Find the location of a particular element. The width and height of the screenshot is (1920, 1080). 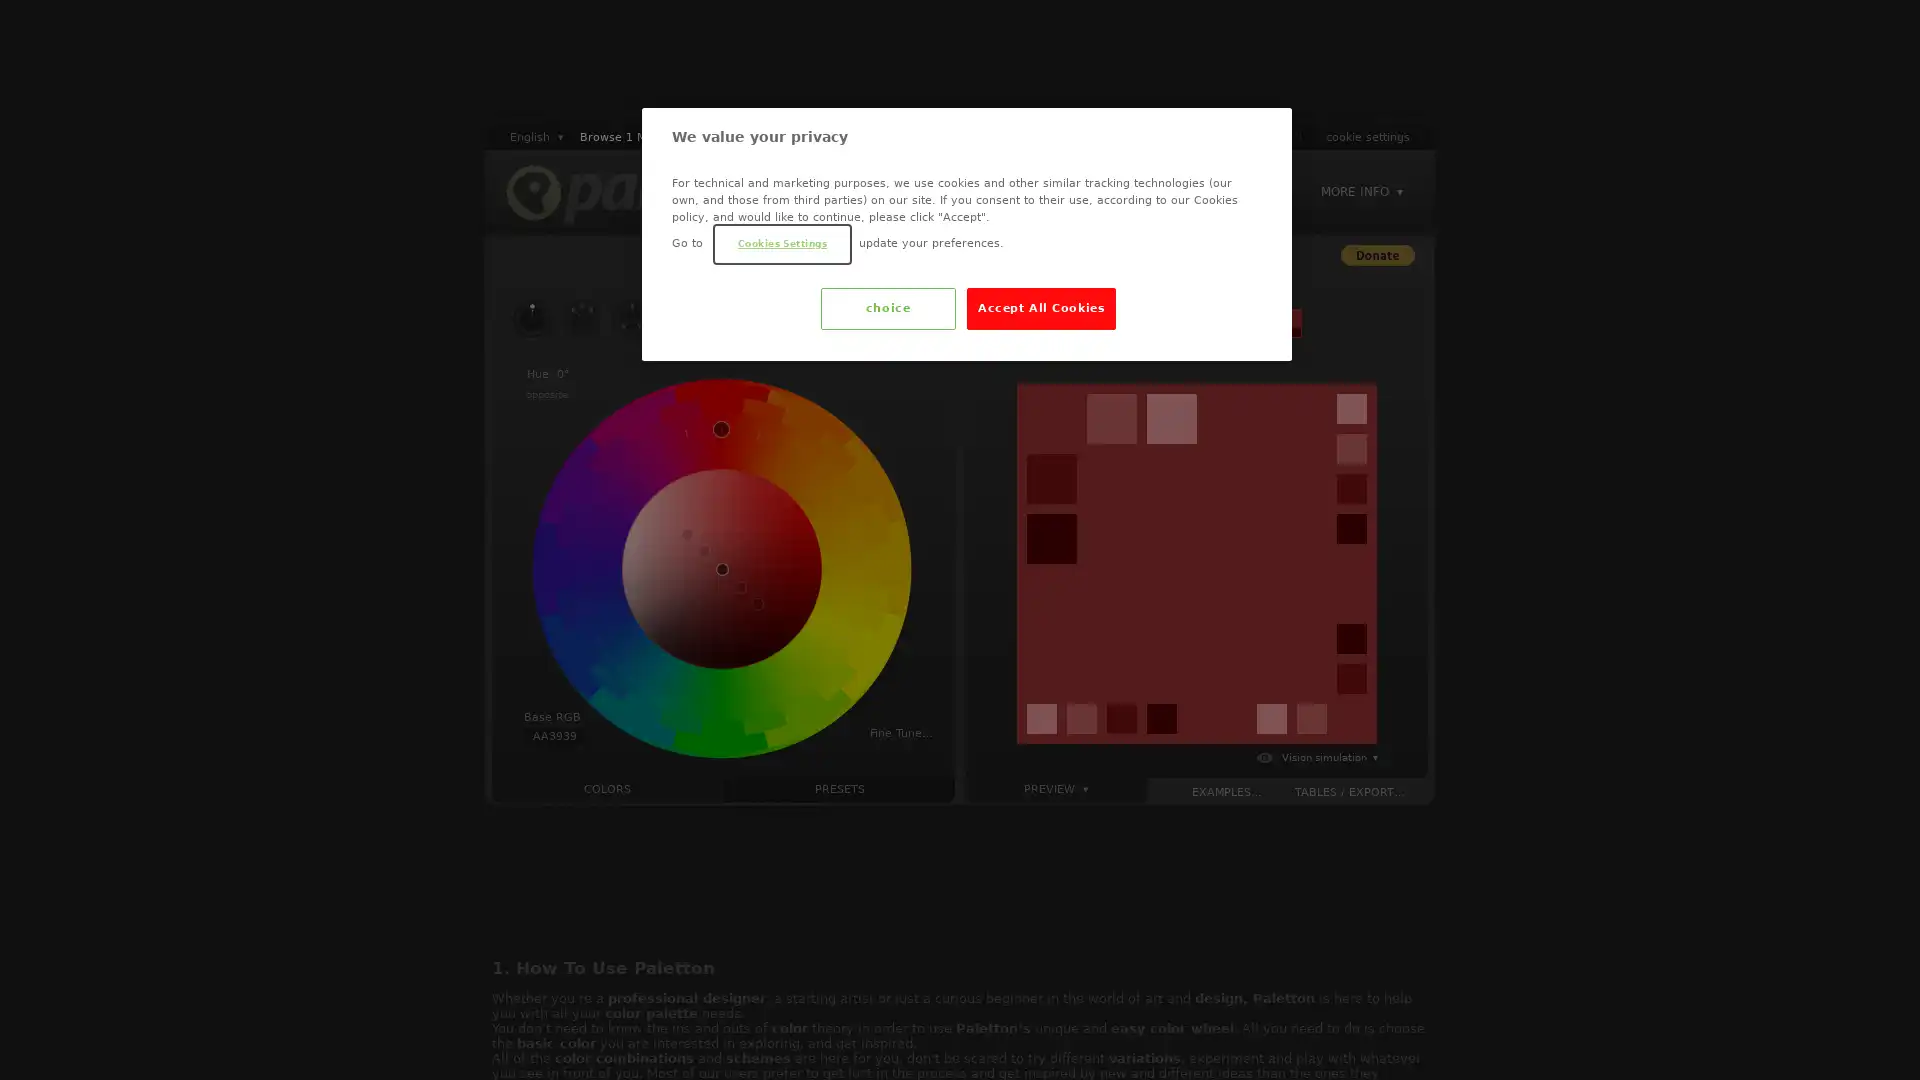

opposite is located at coordinates (547, 394).